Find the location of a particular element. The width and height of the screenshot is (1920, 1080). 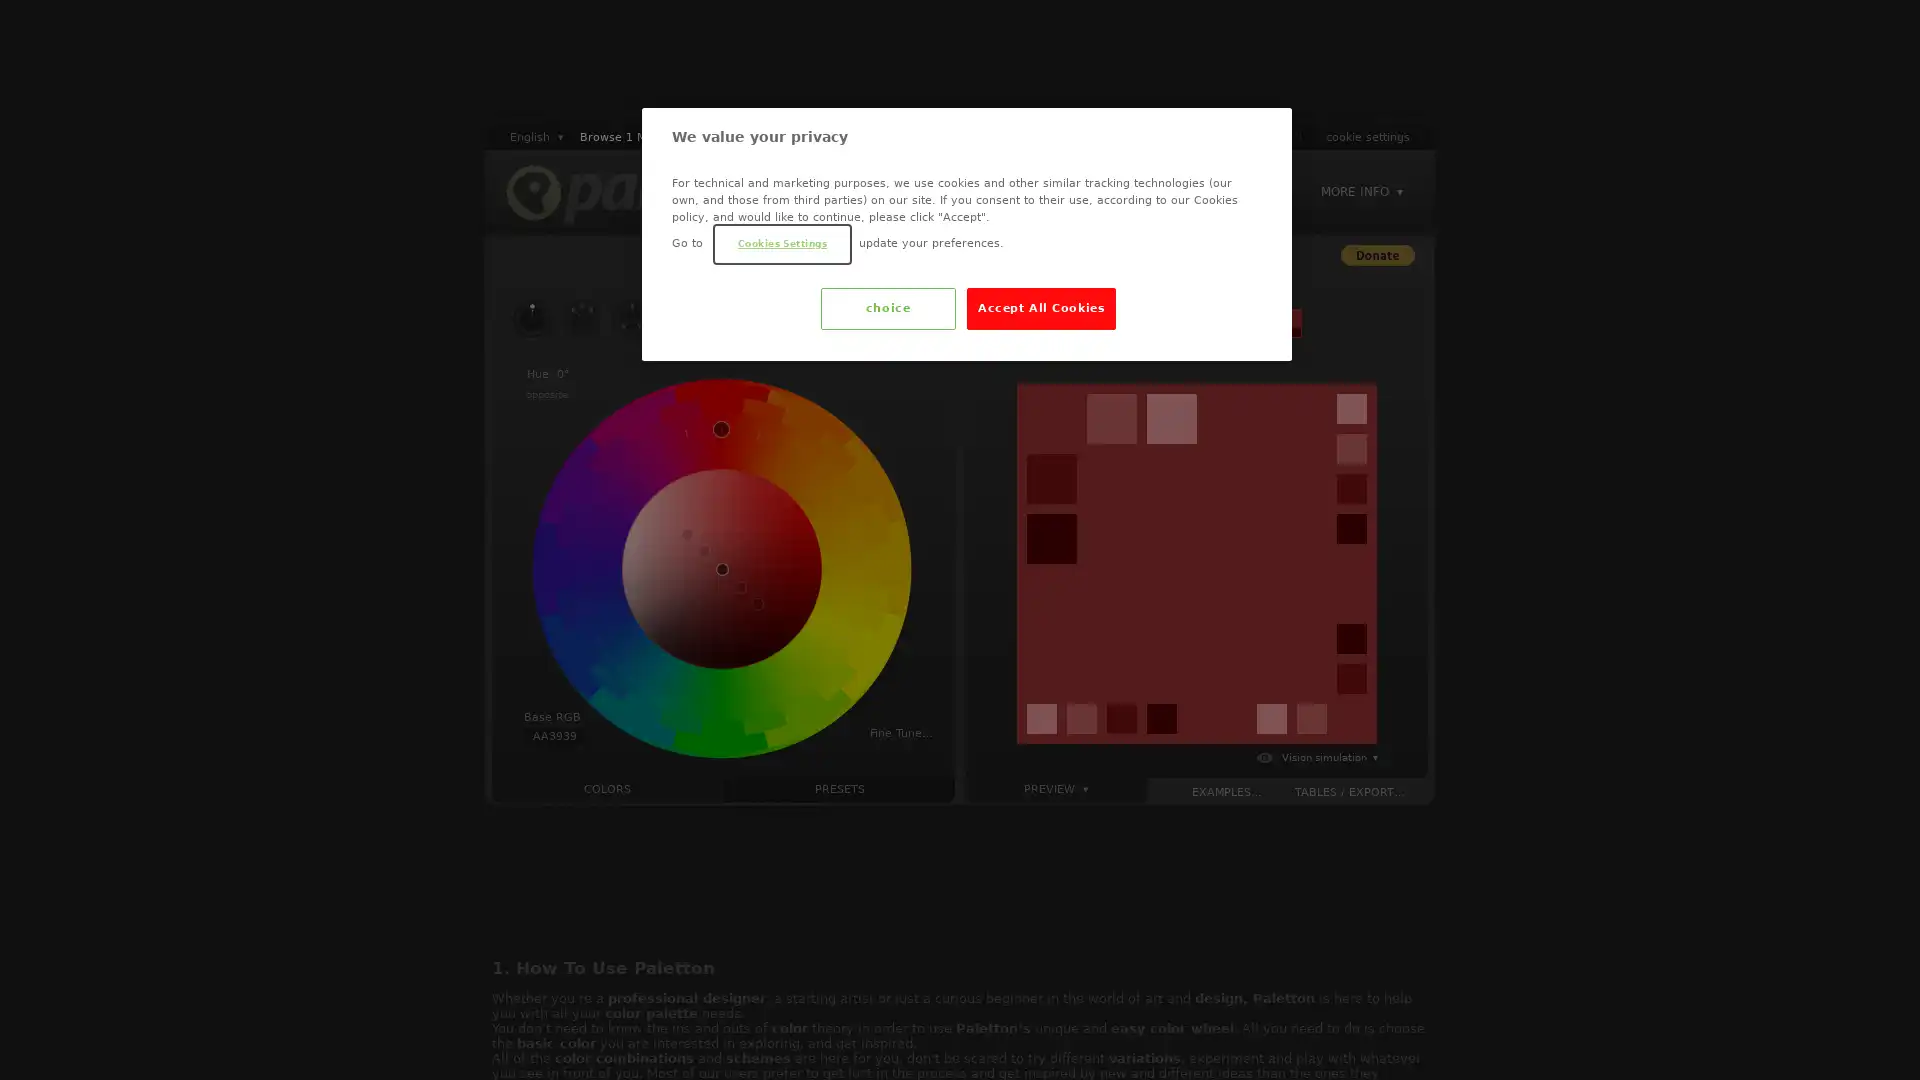

opposite is located at coordinates (547, 394).